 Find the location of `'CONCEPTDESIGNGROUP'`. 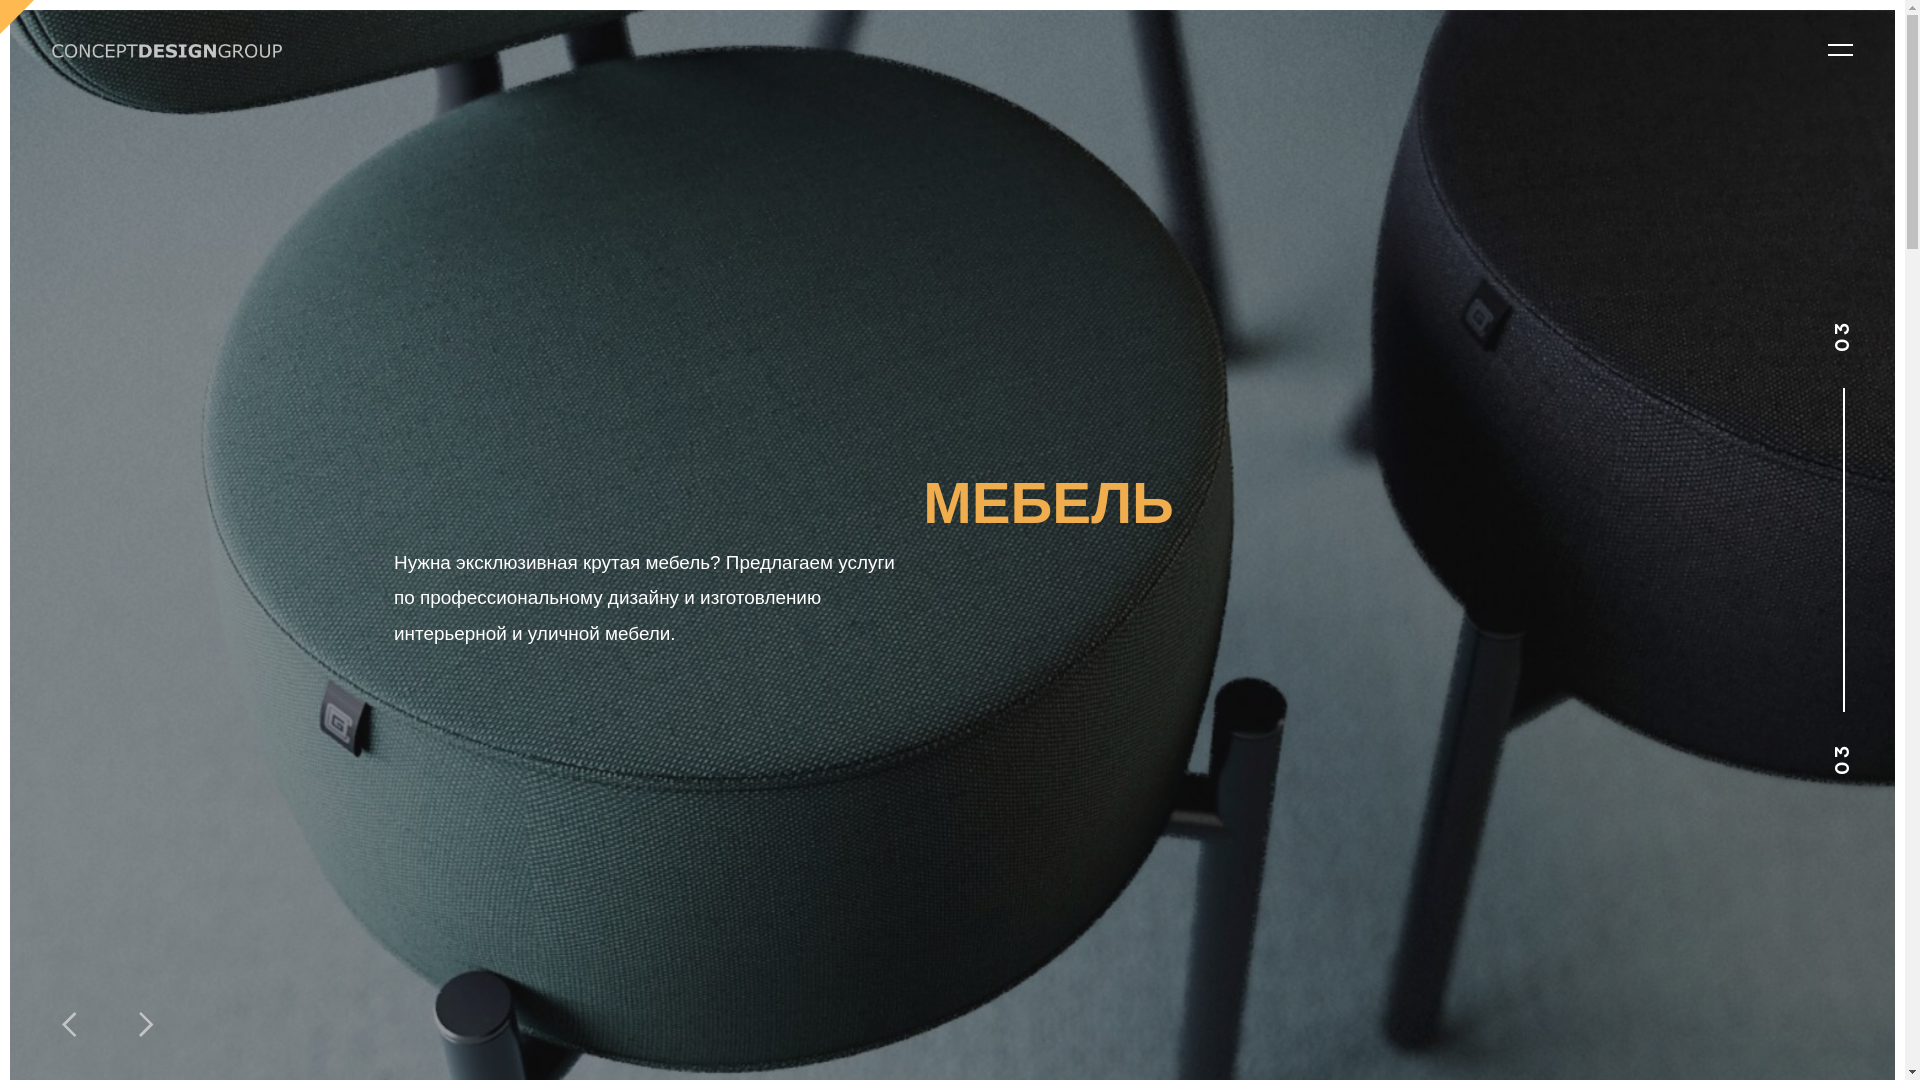

'CONCEPTDESIGNGROUP' is located at coordinates (167, 49).